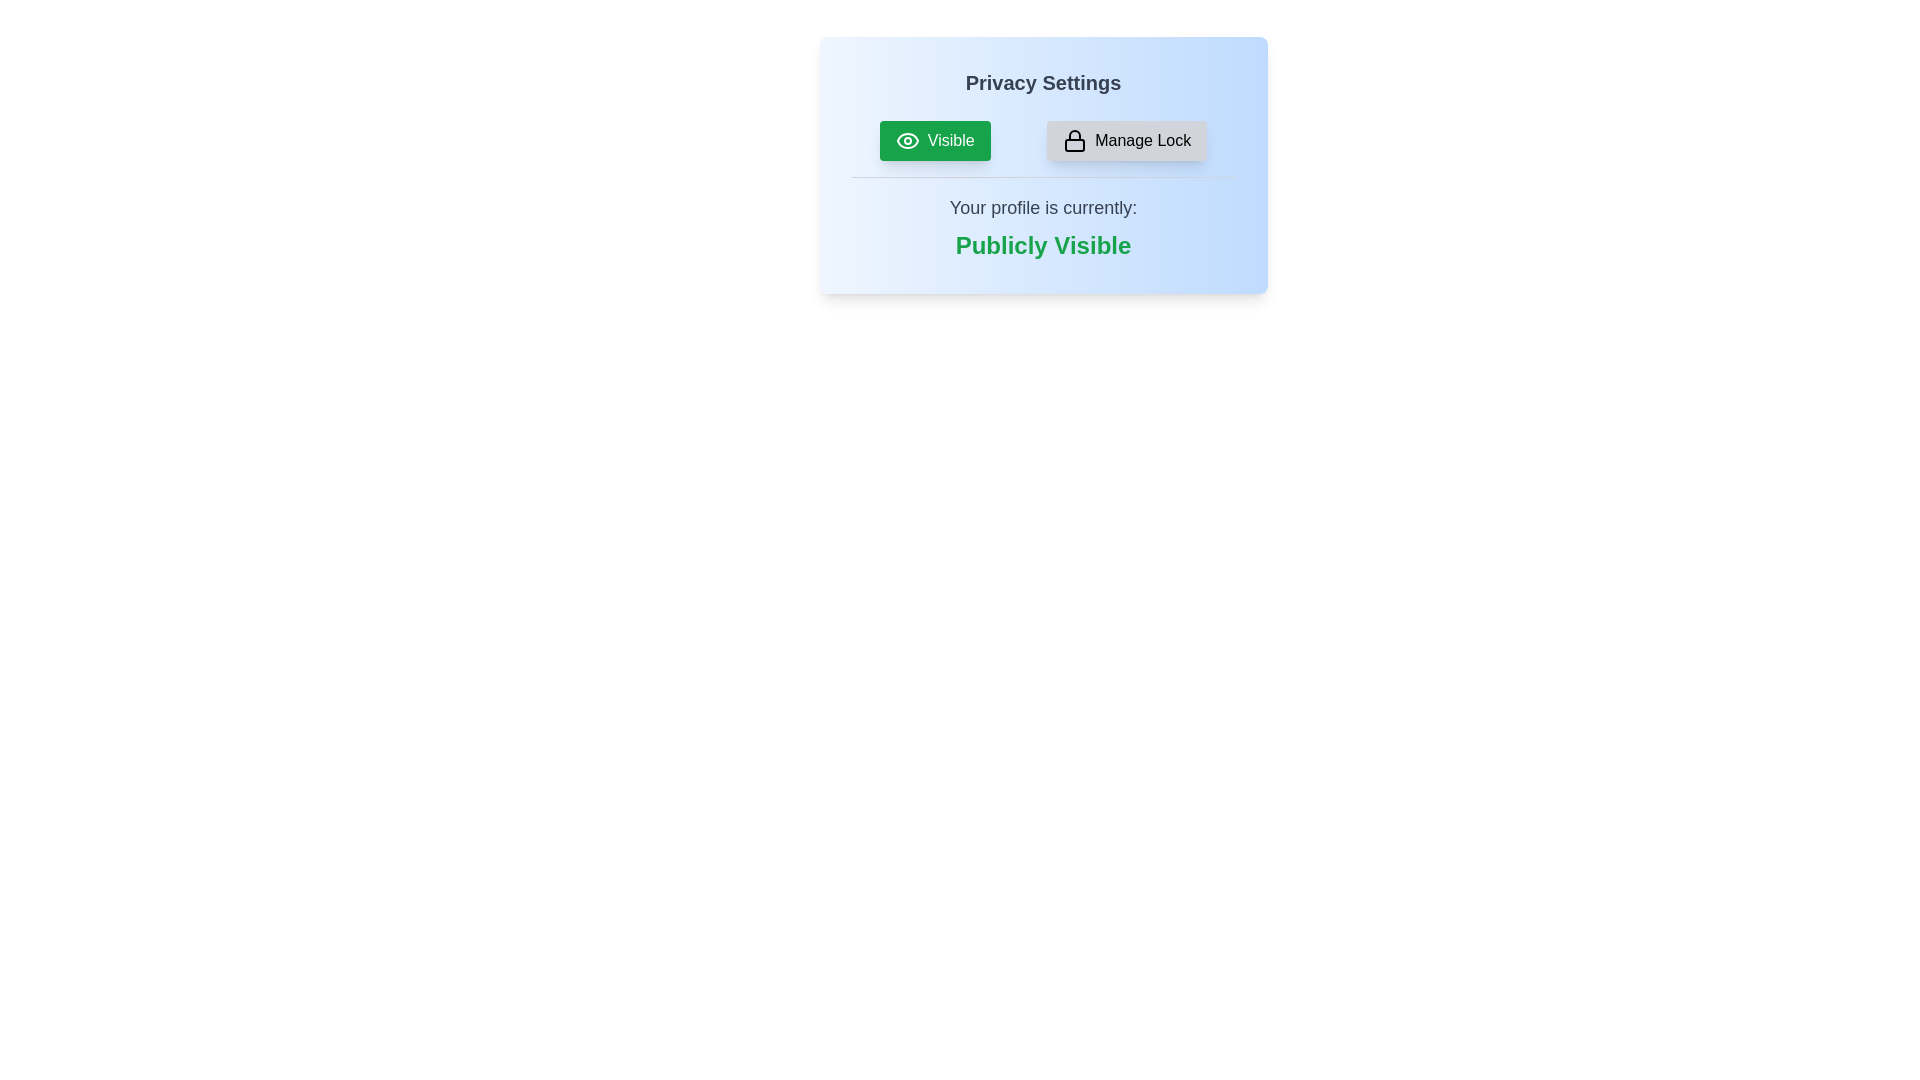 Image resolution: width=1920 pixels, height=1080 pixels. I want to click on the 'Visible' button to toggle the privacy setting, so click(934, 140).